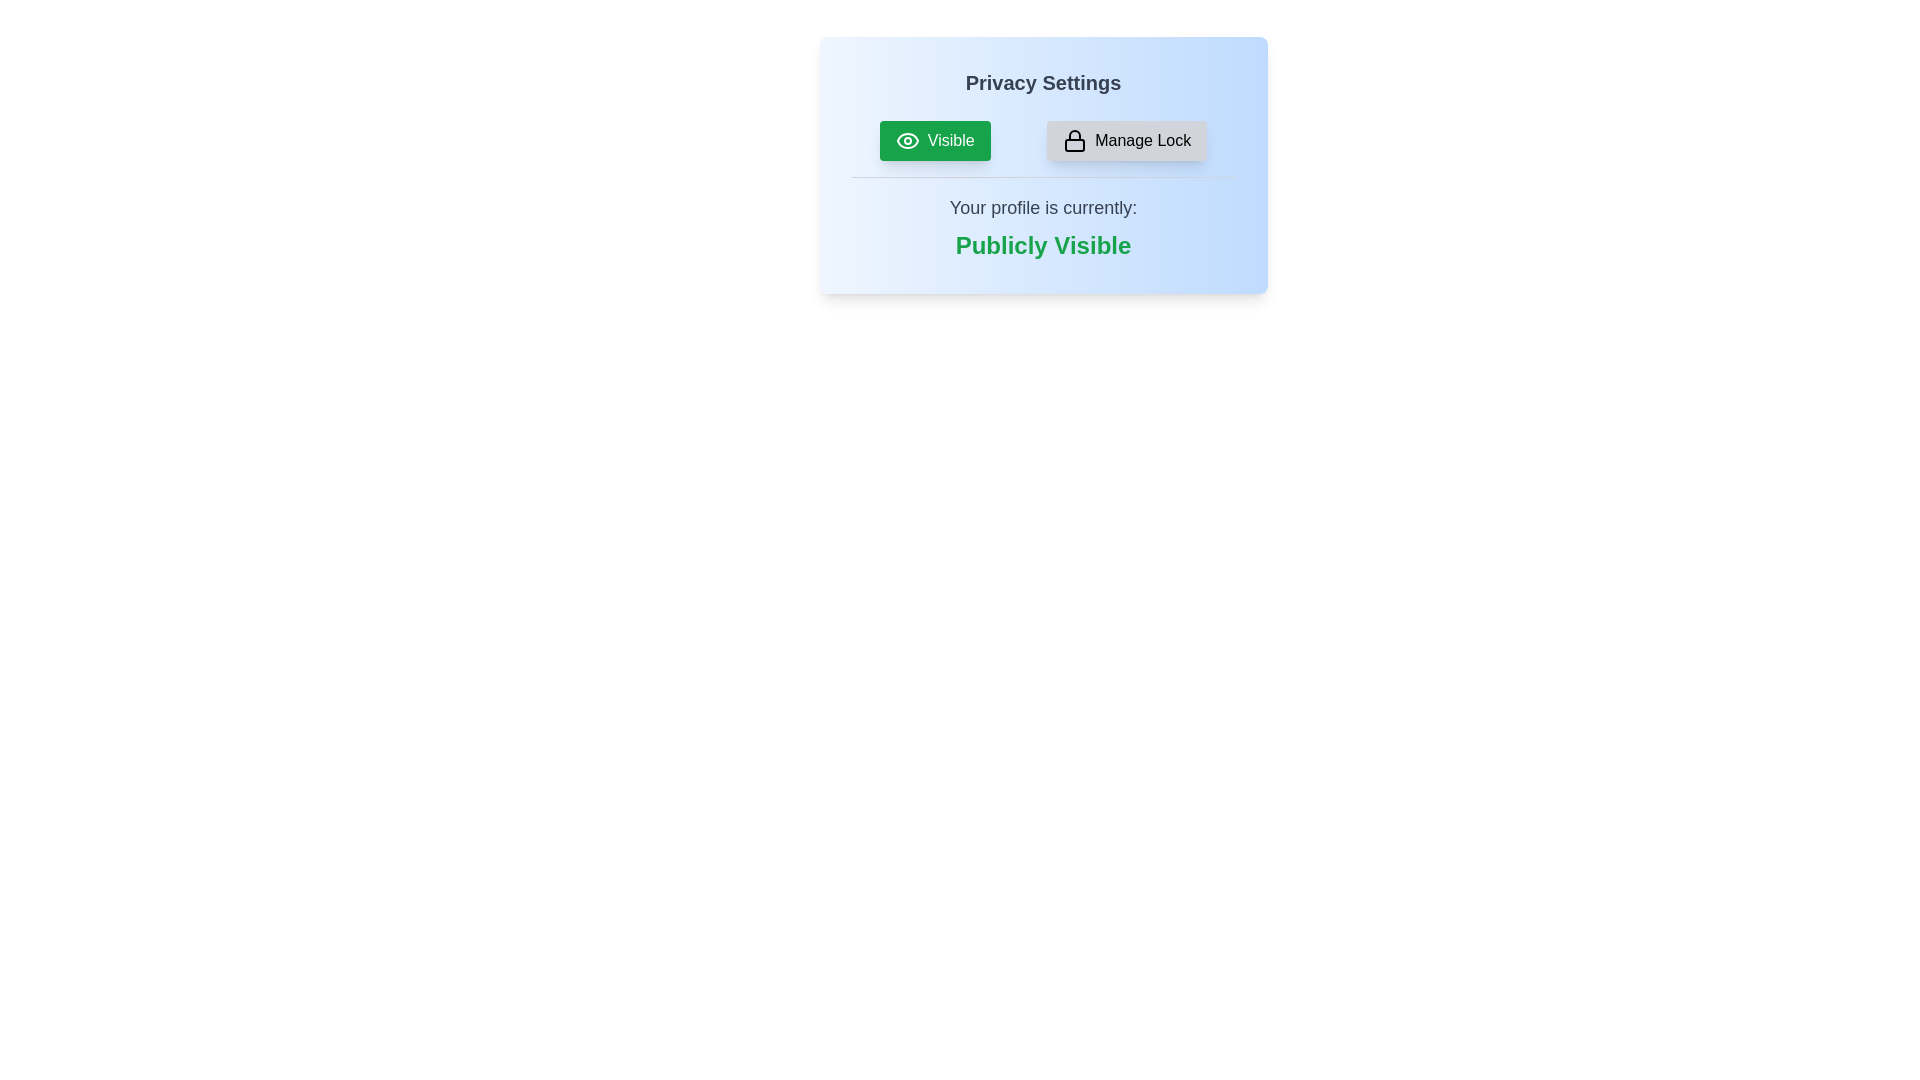 Image resolution: width=1920 pixels, height=1080 pixels. I want to click on the 'Visible' button to toggle the privacy setting, so click(934, 140).